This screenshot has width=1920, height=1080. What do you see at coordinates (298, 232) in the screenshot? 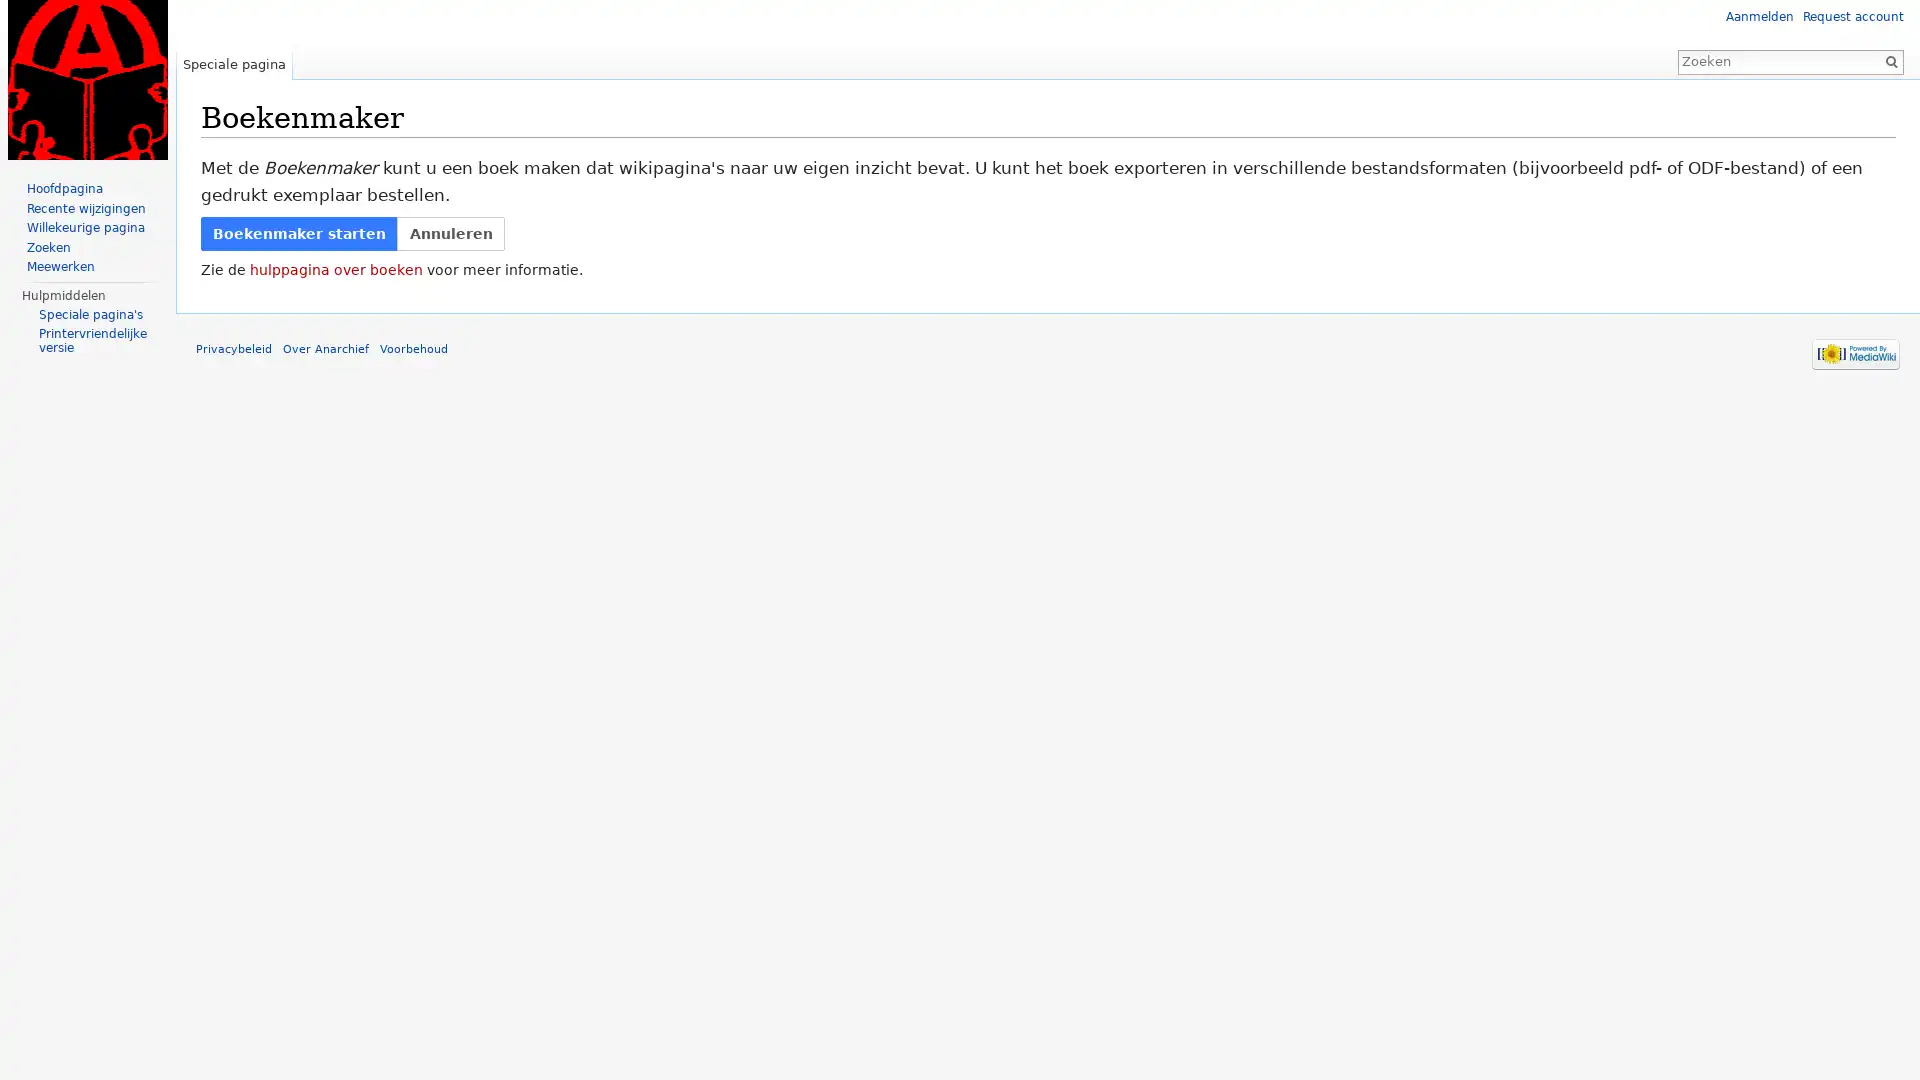
I see `Boekenmaker starten` at bounding box center [298, 232].